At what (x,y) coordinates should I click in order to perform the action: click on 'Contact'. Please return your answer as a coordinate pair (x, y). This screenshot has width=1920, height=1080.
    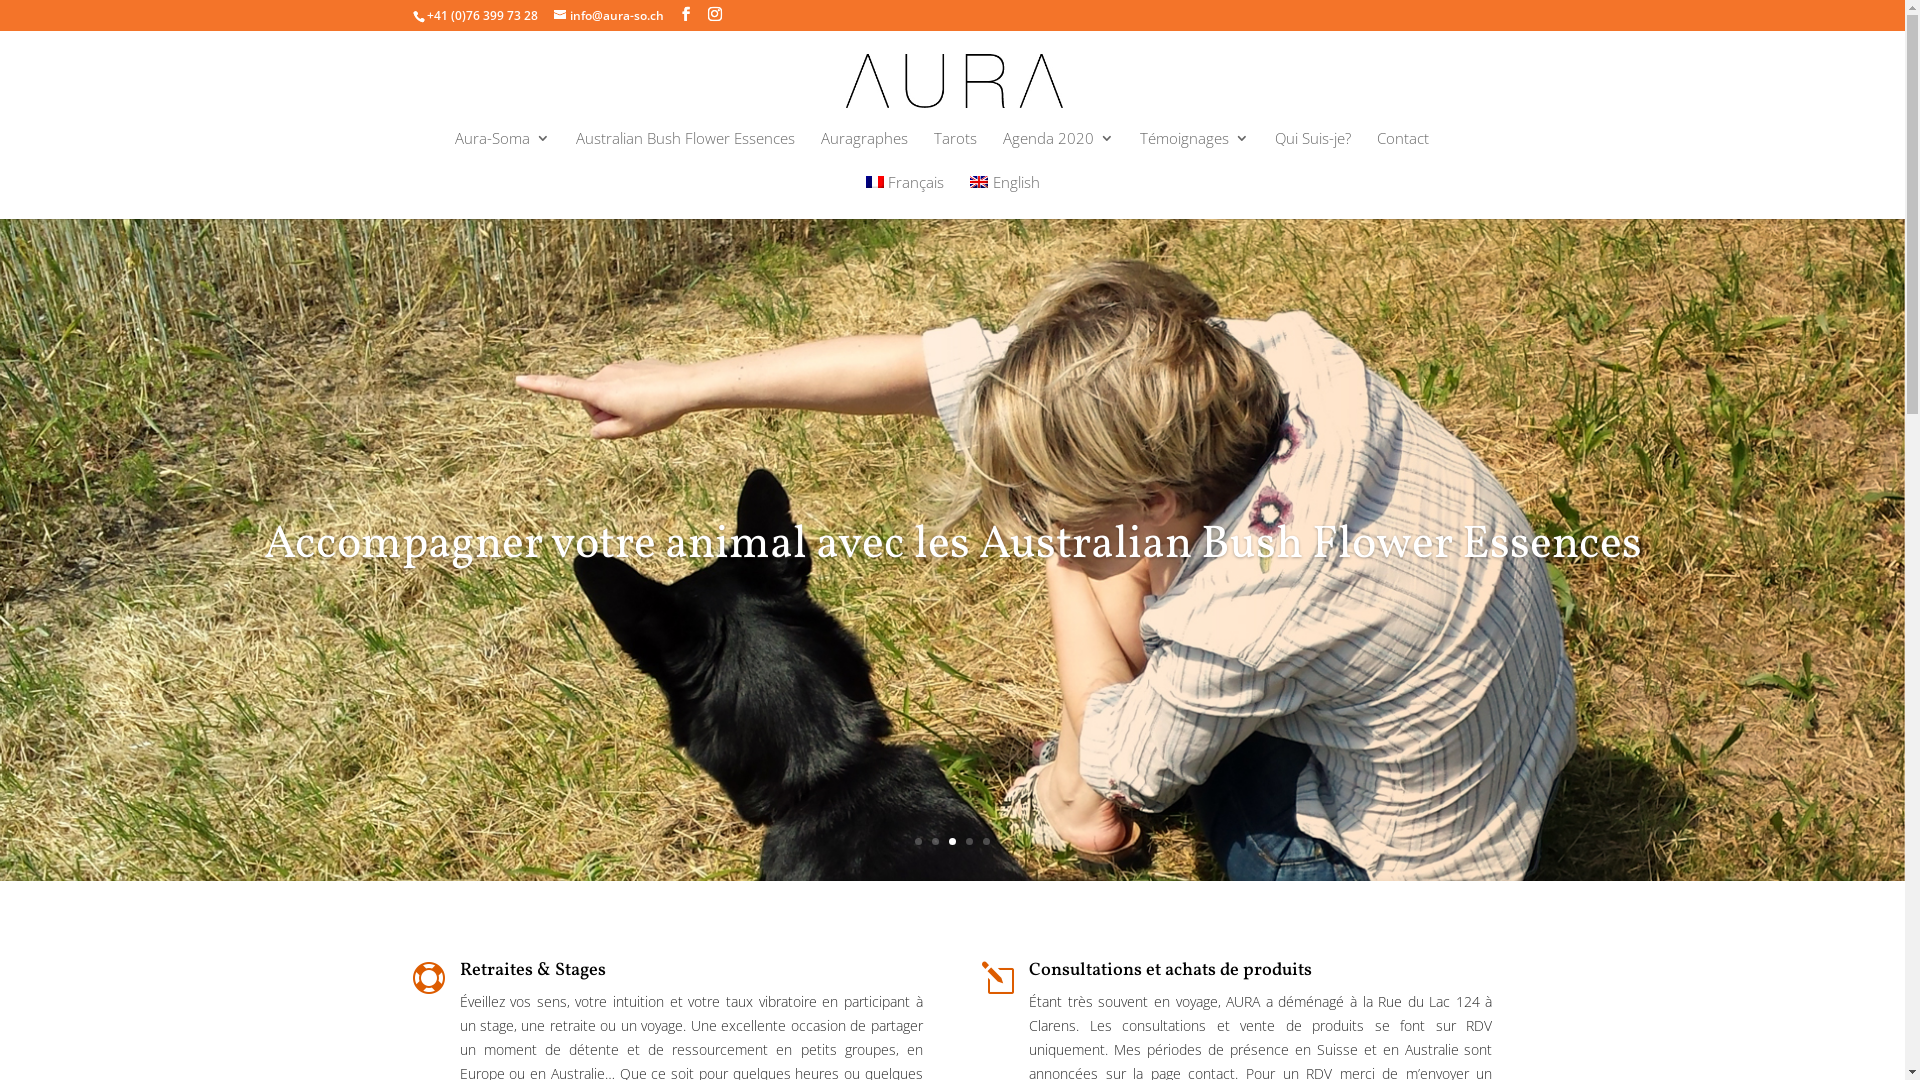
    Looking at the image, I should click on (1375, 152).